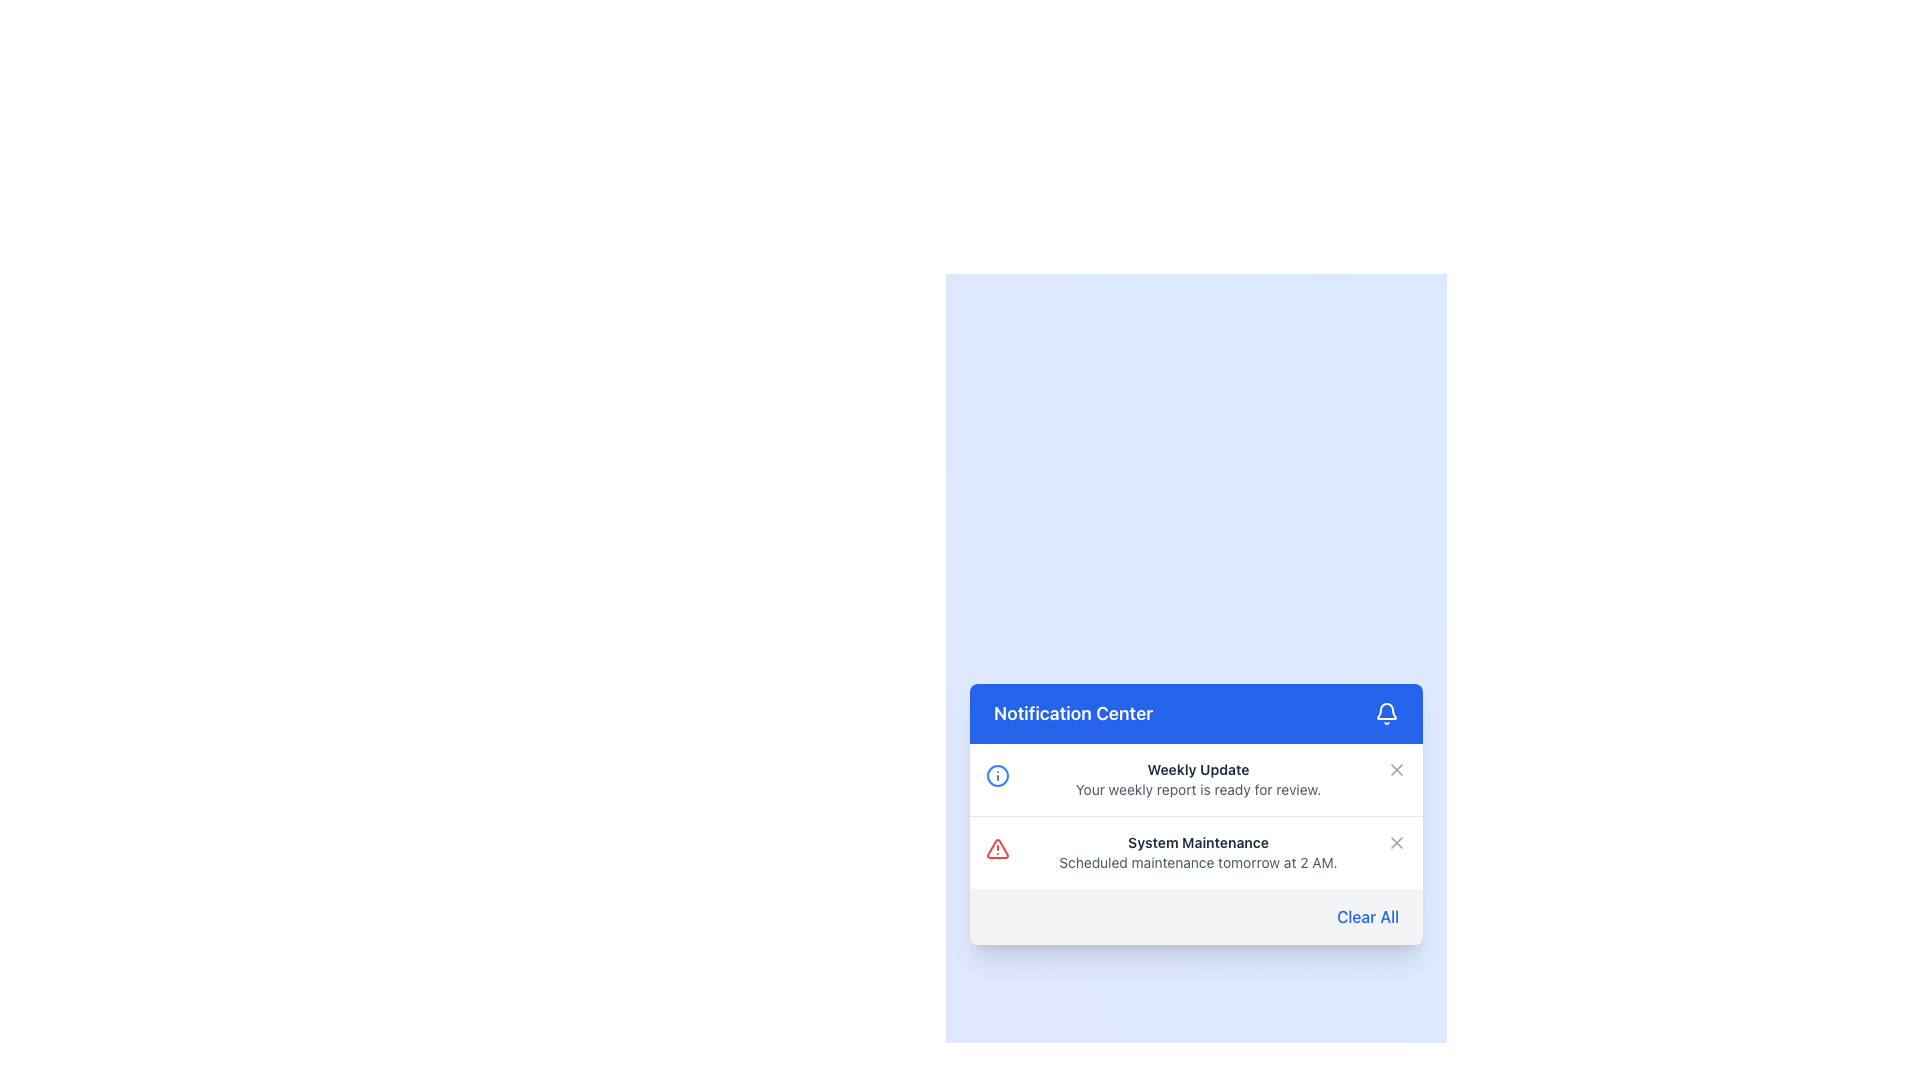 The height and width of the screenshot is (1080, 1920). Describe the element at coordinates (1386, 712) in the screenshot. I see `the notification bell icon located at the rightmost side of the blue notification header bar` at that location.